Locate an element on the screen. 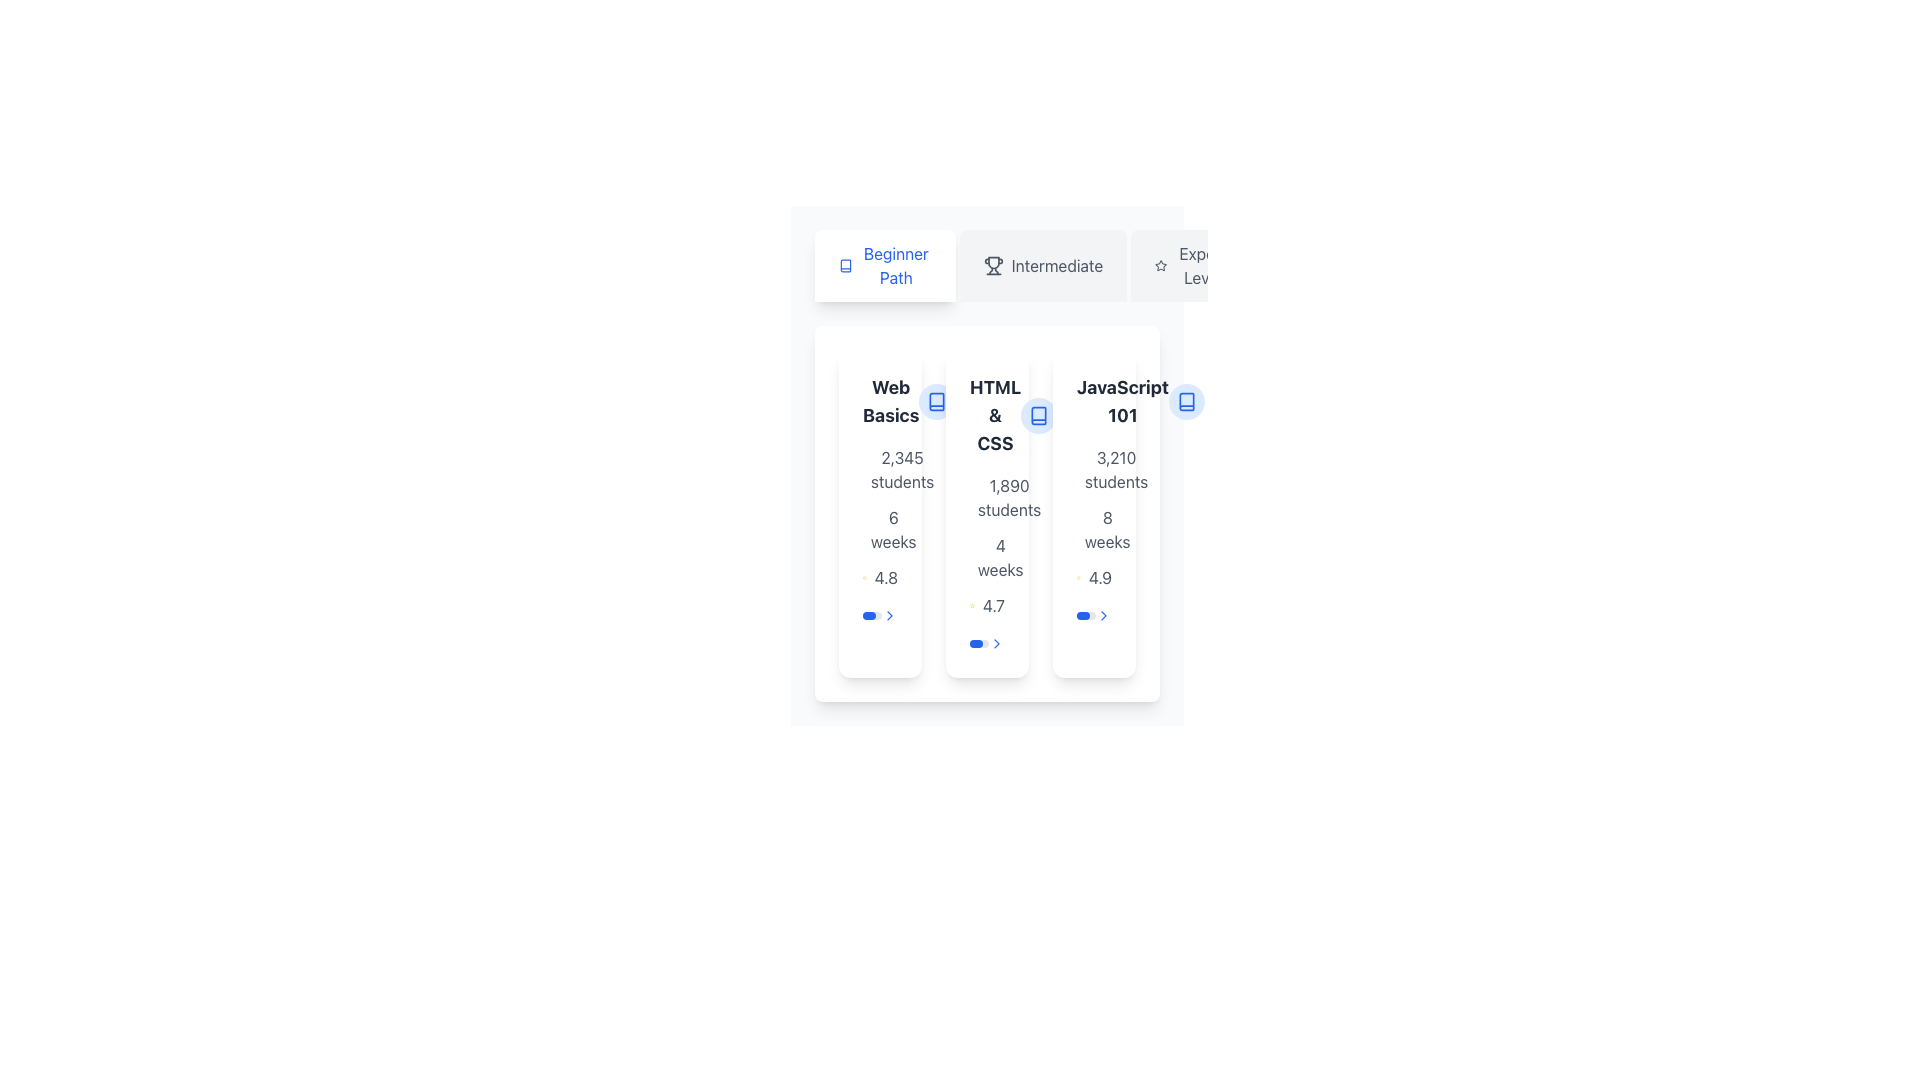 The width and height of the screenshot is (1920, 1080). the title text label for the JavaScript course card labeled 'JavaScript 101', which is positioned at the top center of the card is located at coordinates (1123, 401).